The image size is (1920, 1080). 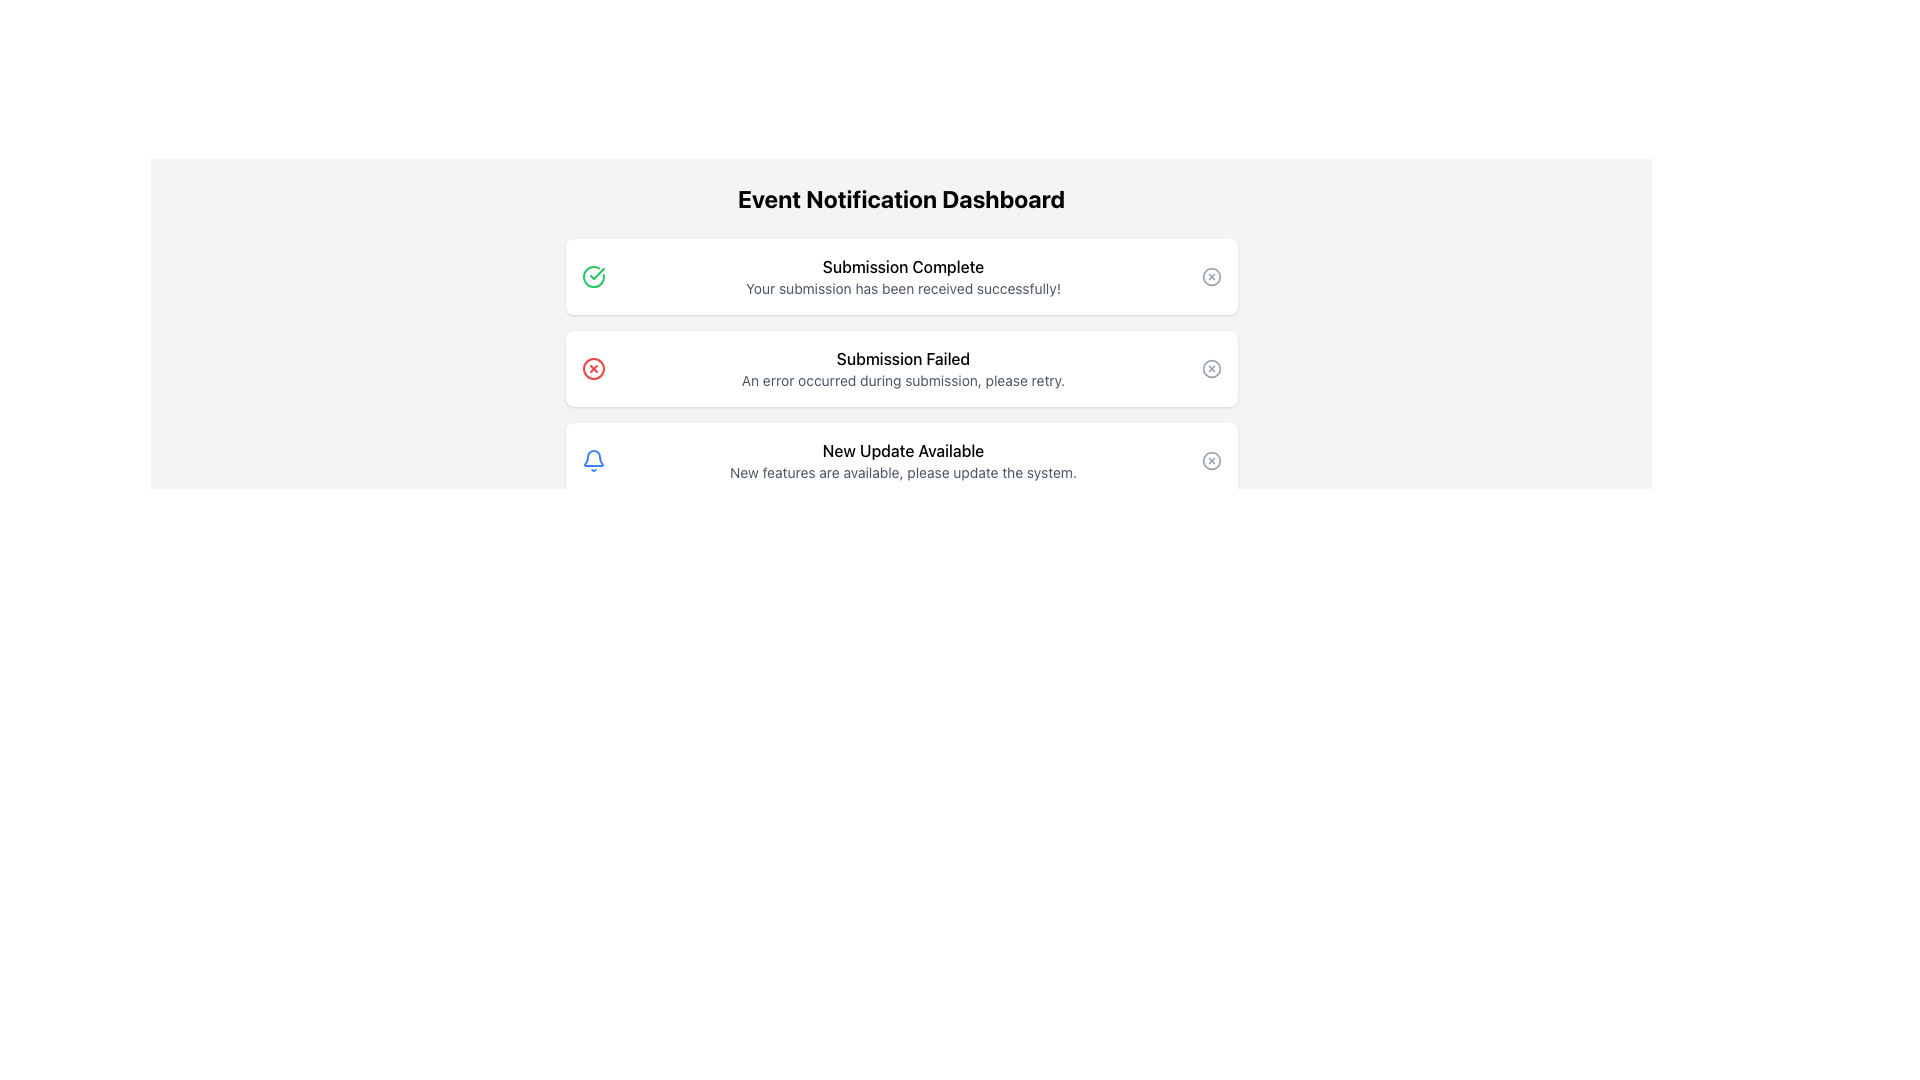 What do you see at coordinates (592, 458) in the screenshot?
I see `the notification icon, which resembles a curved bell shape with a blue outline` at bounding box center [592, 458].